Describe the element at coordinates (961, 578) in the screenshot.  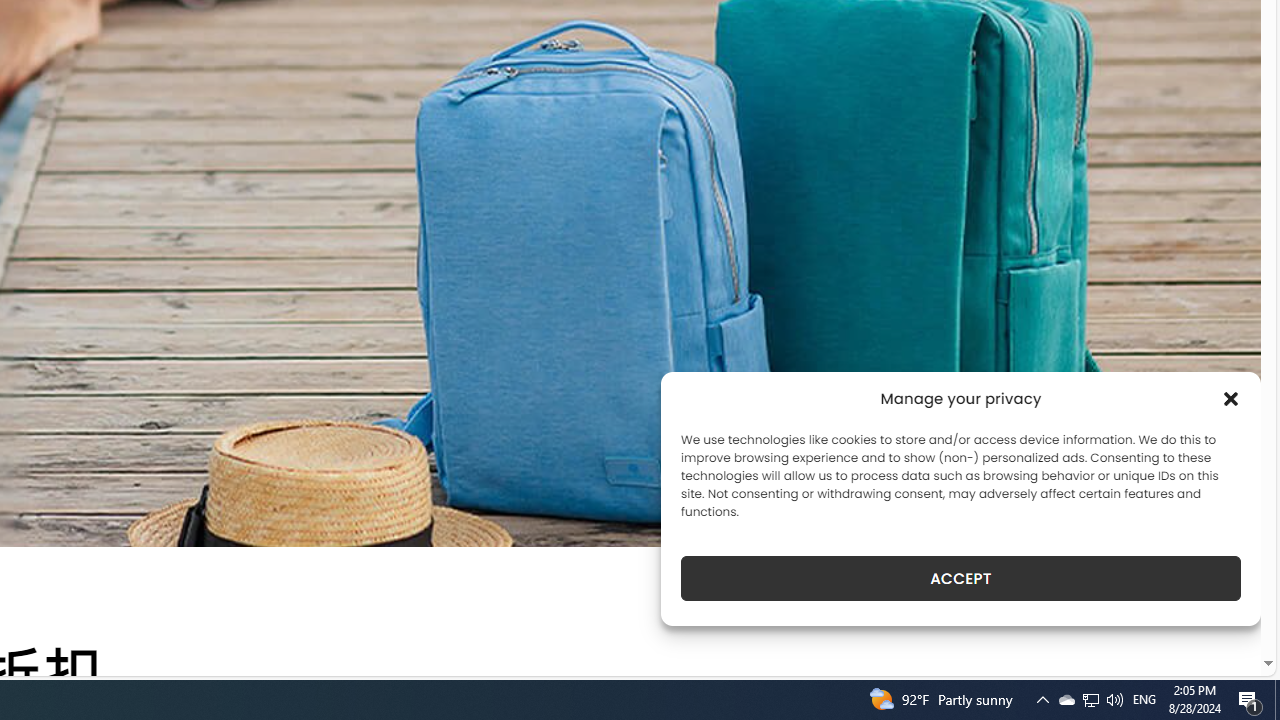
I see `'ACCEPT'` at that location.